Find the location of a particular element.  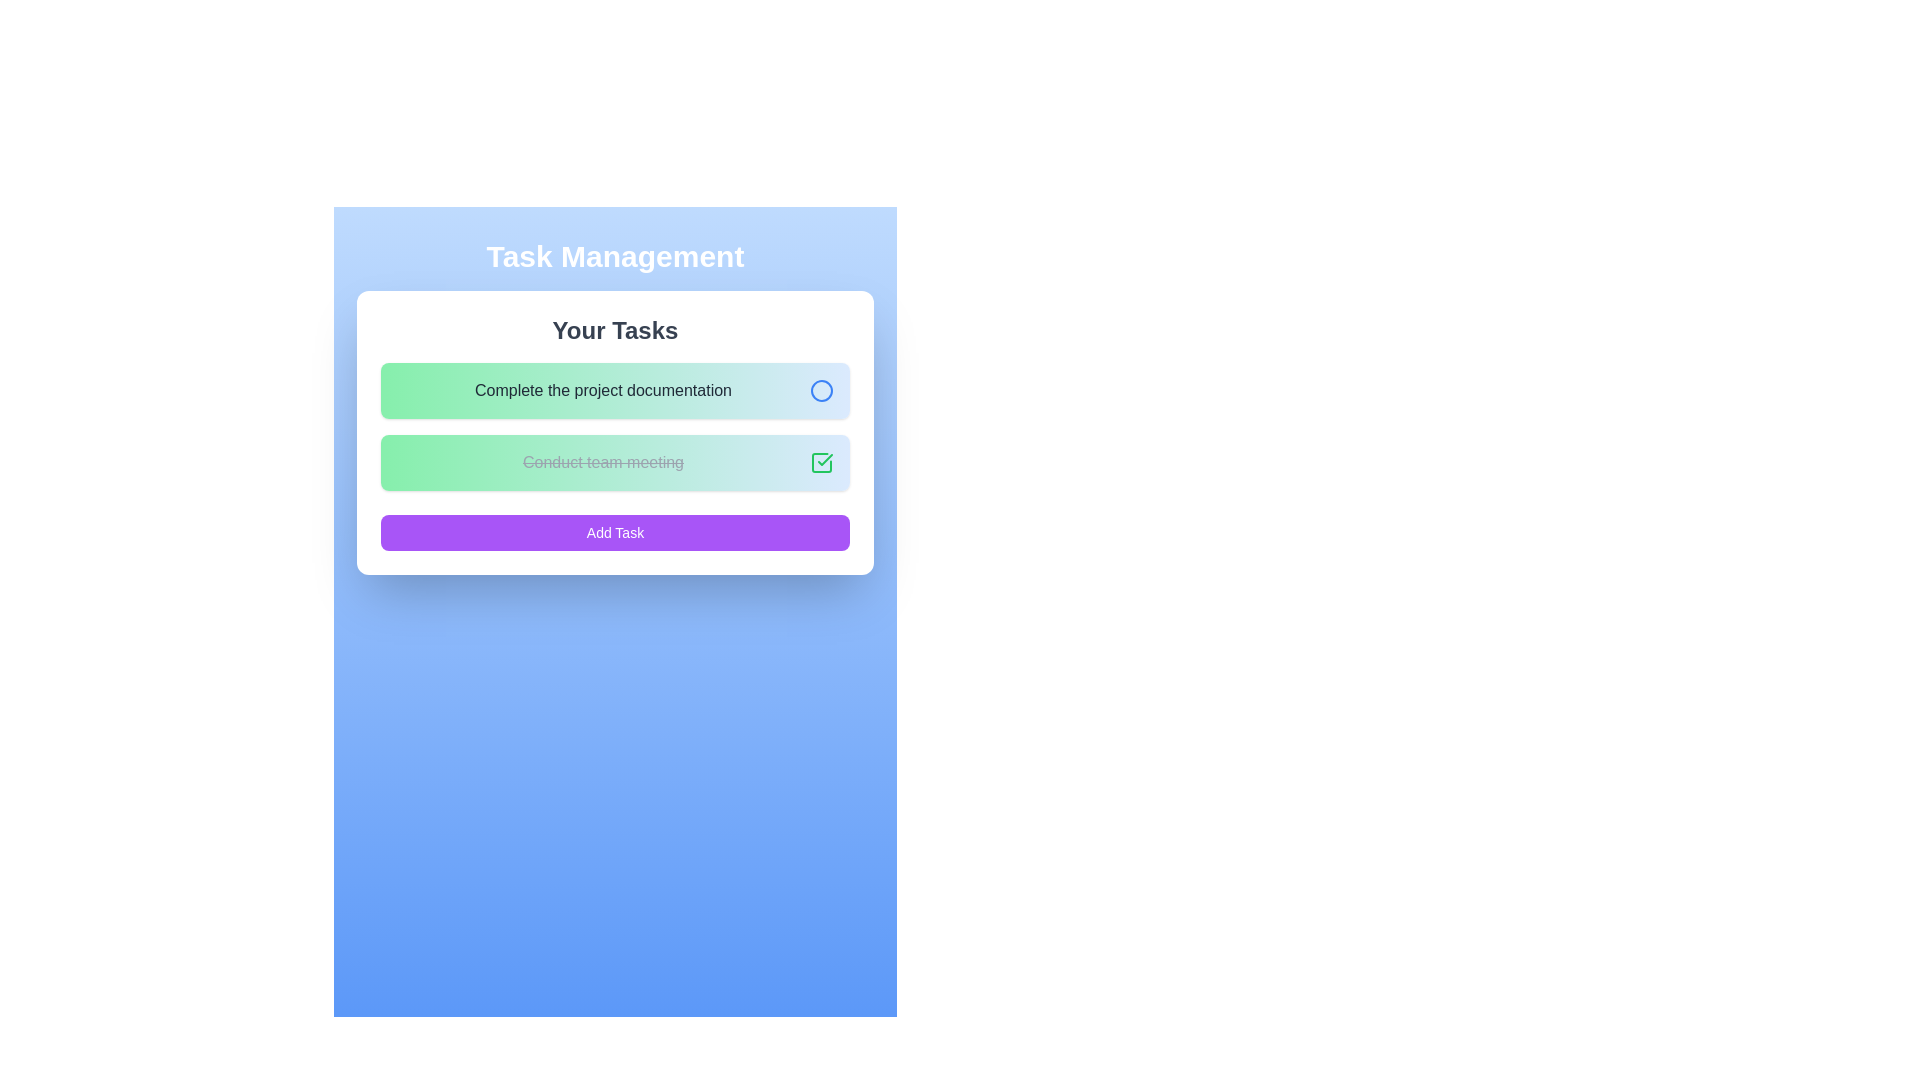

the primary text label indicating a task item under 'Your Tasks' to observe styling changes is located at coordinates (602, 390).